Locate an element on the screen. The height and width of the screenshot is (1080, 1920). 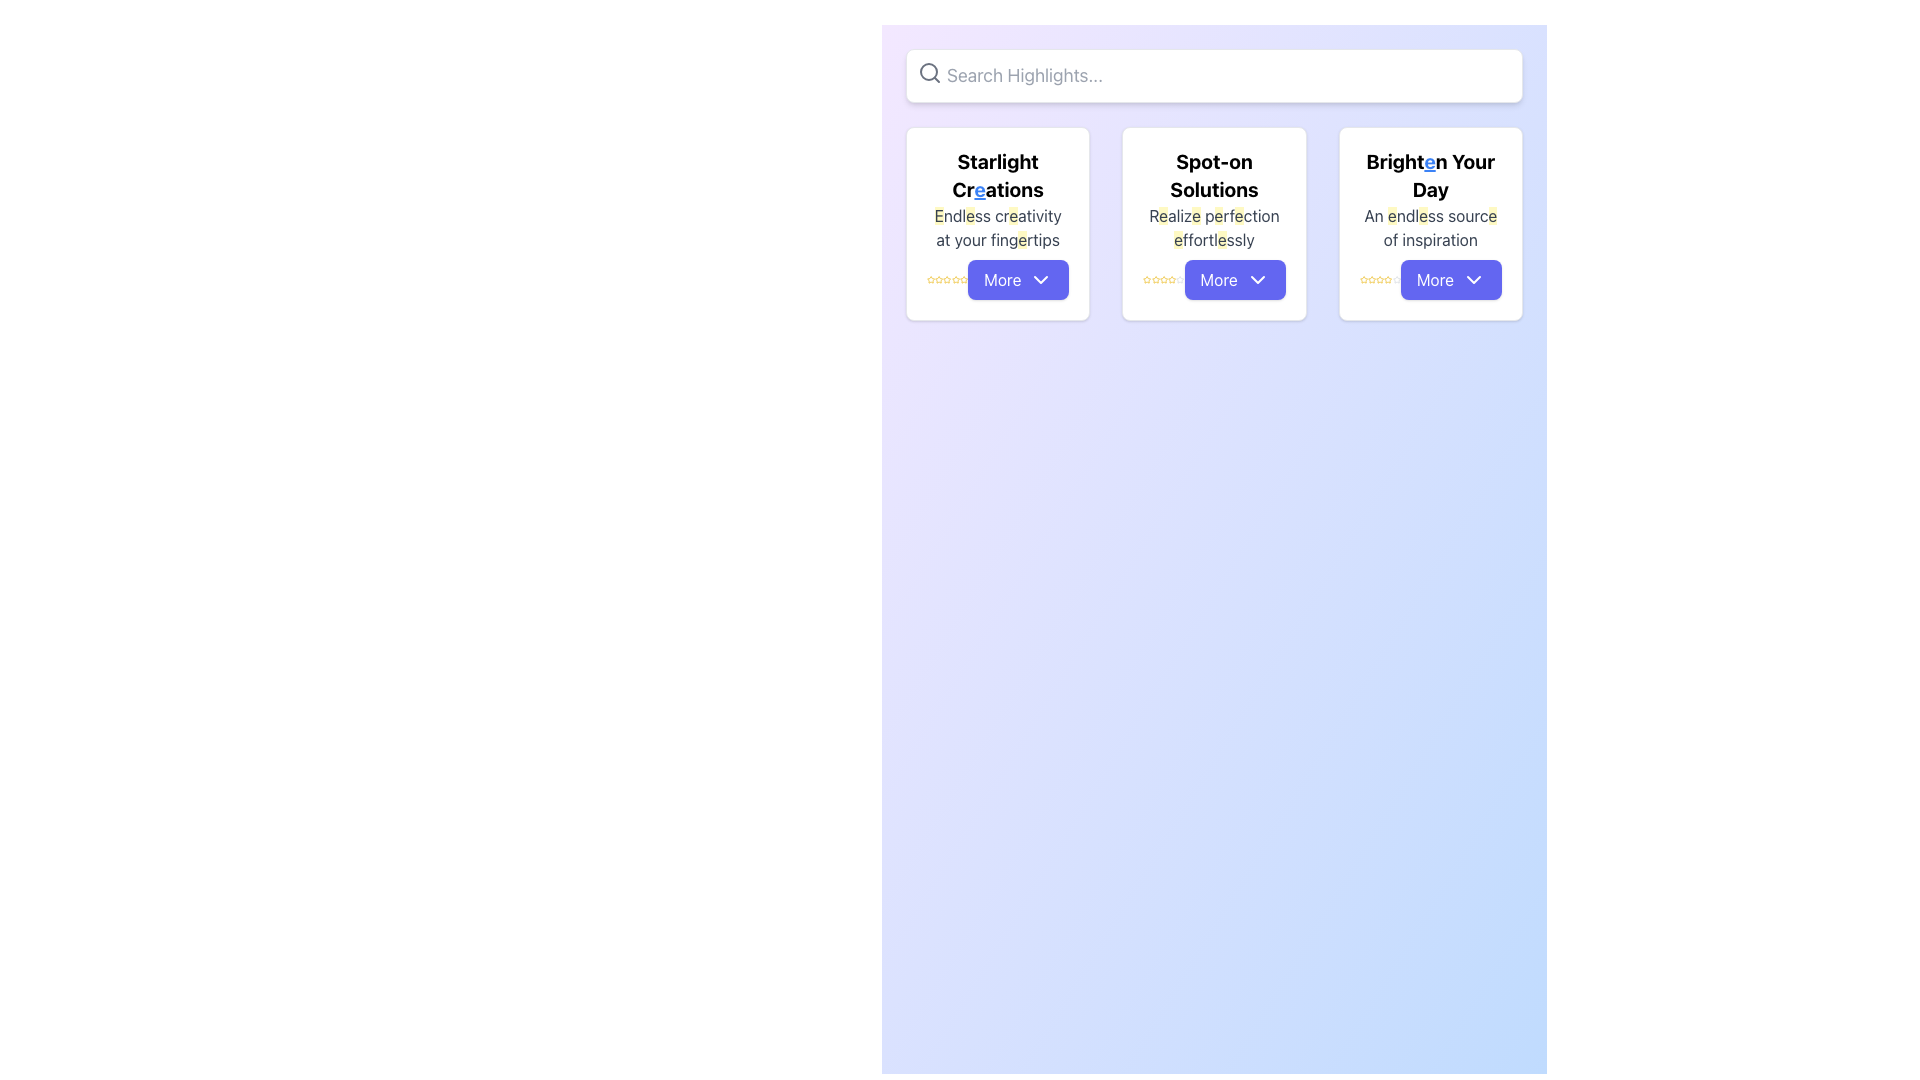
the title text located at the top of the first card in a three-card row layout, which provides primary context for the card content is located at coordinates (998, 175).